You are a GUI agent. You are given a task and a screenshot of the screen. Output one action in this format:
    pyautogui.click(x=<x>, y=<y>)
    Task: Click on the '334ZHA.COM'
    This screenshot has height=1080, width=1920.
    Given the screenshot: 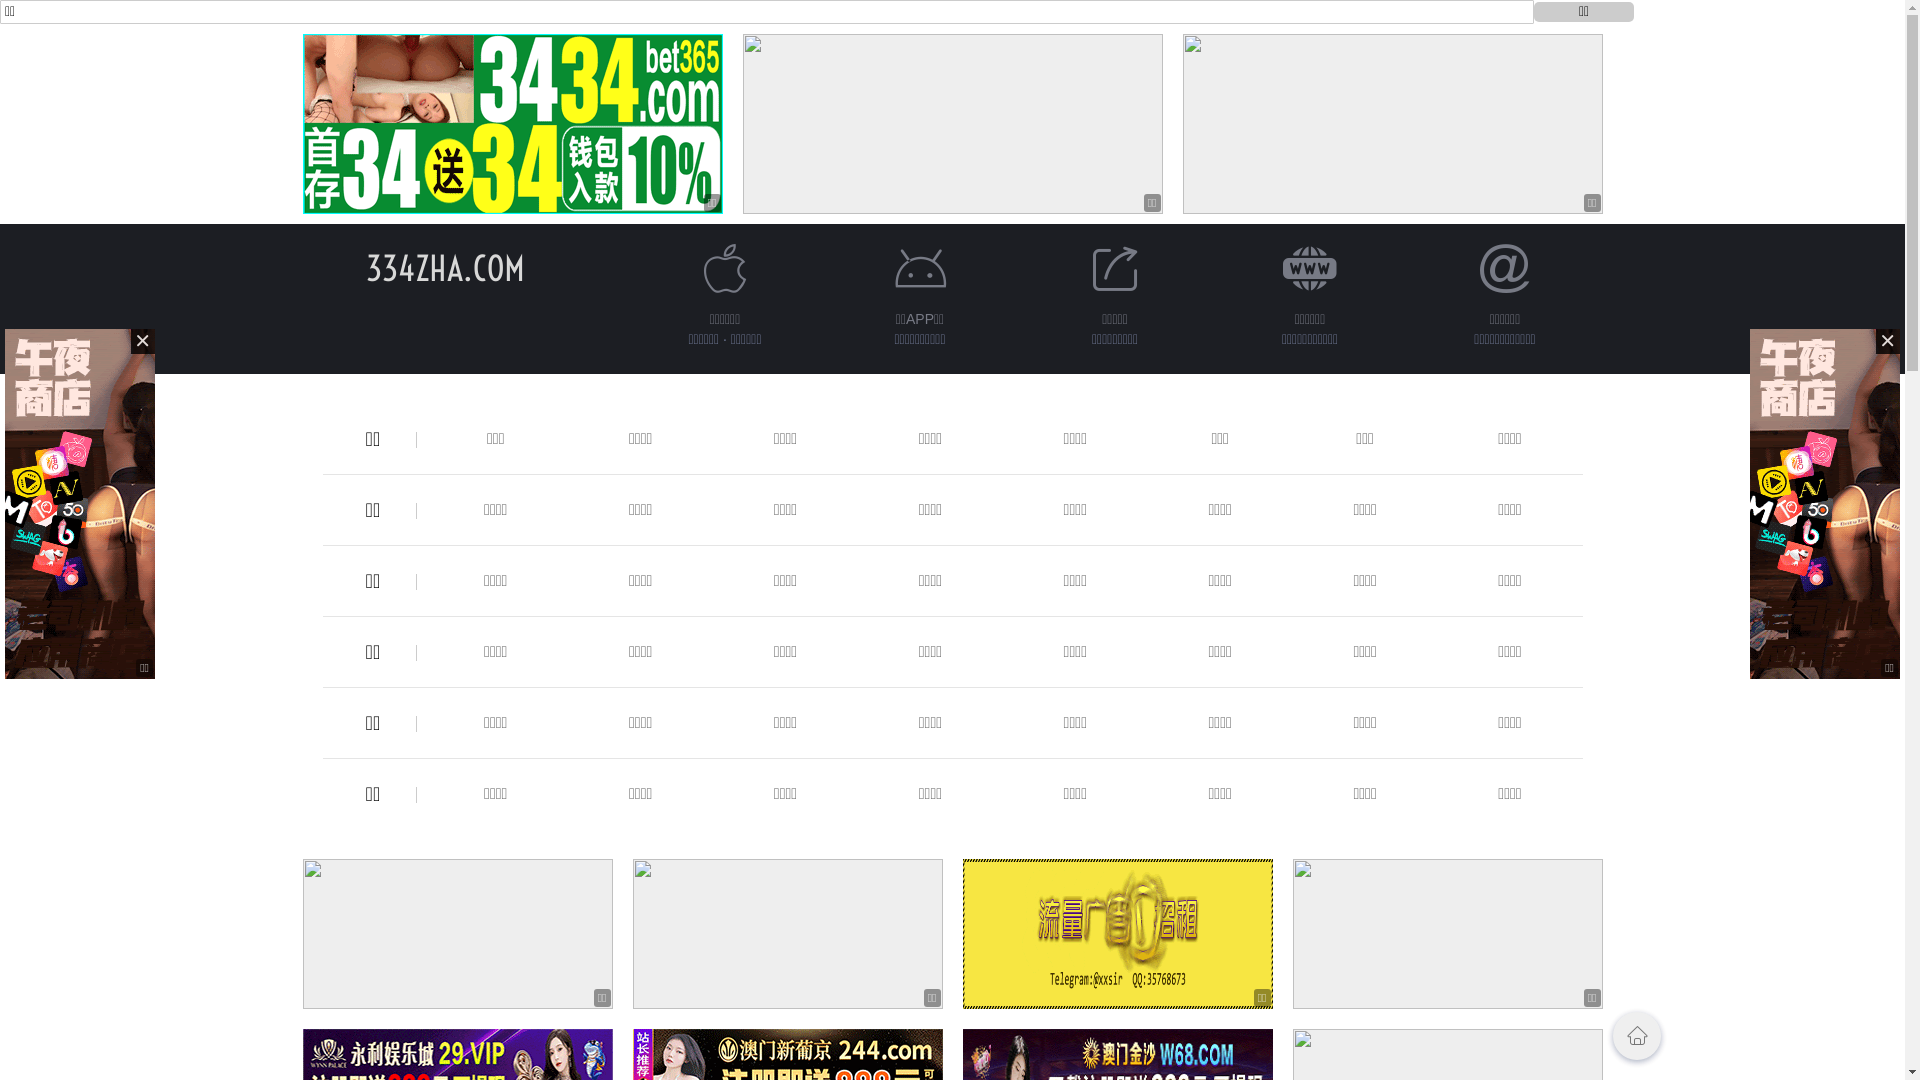 What is the action you would take?
    pyautogui.click(x=444, y=267)
    